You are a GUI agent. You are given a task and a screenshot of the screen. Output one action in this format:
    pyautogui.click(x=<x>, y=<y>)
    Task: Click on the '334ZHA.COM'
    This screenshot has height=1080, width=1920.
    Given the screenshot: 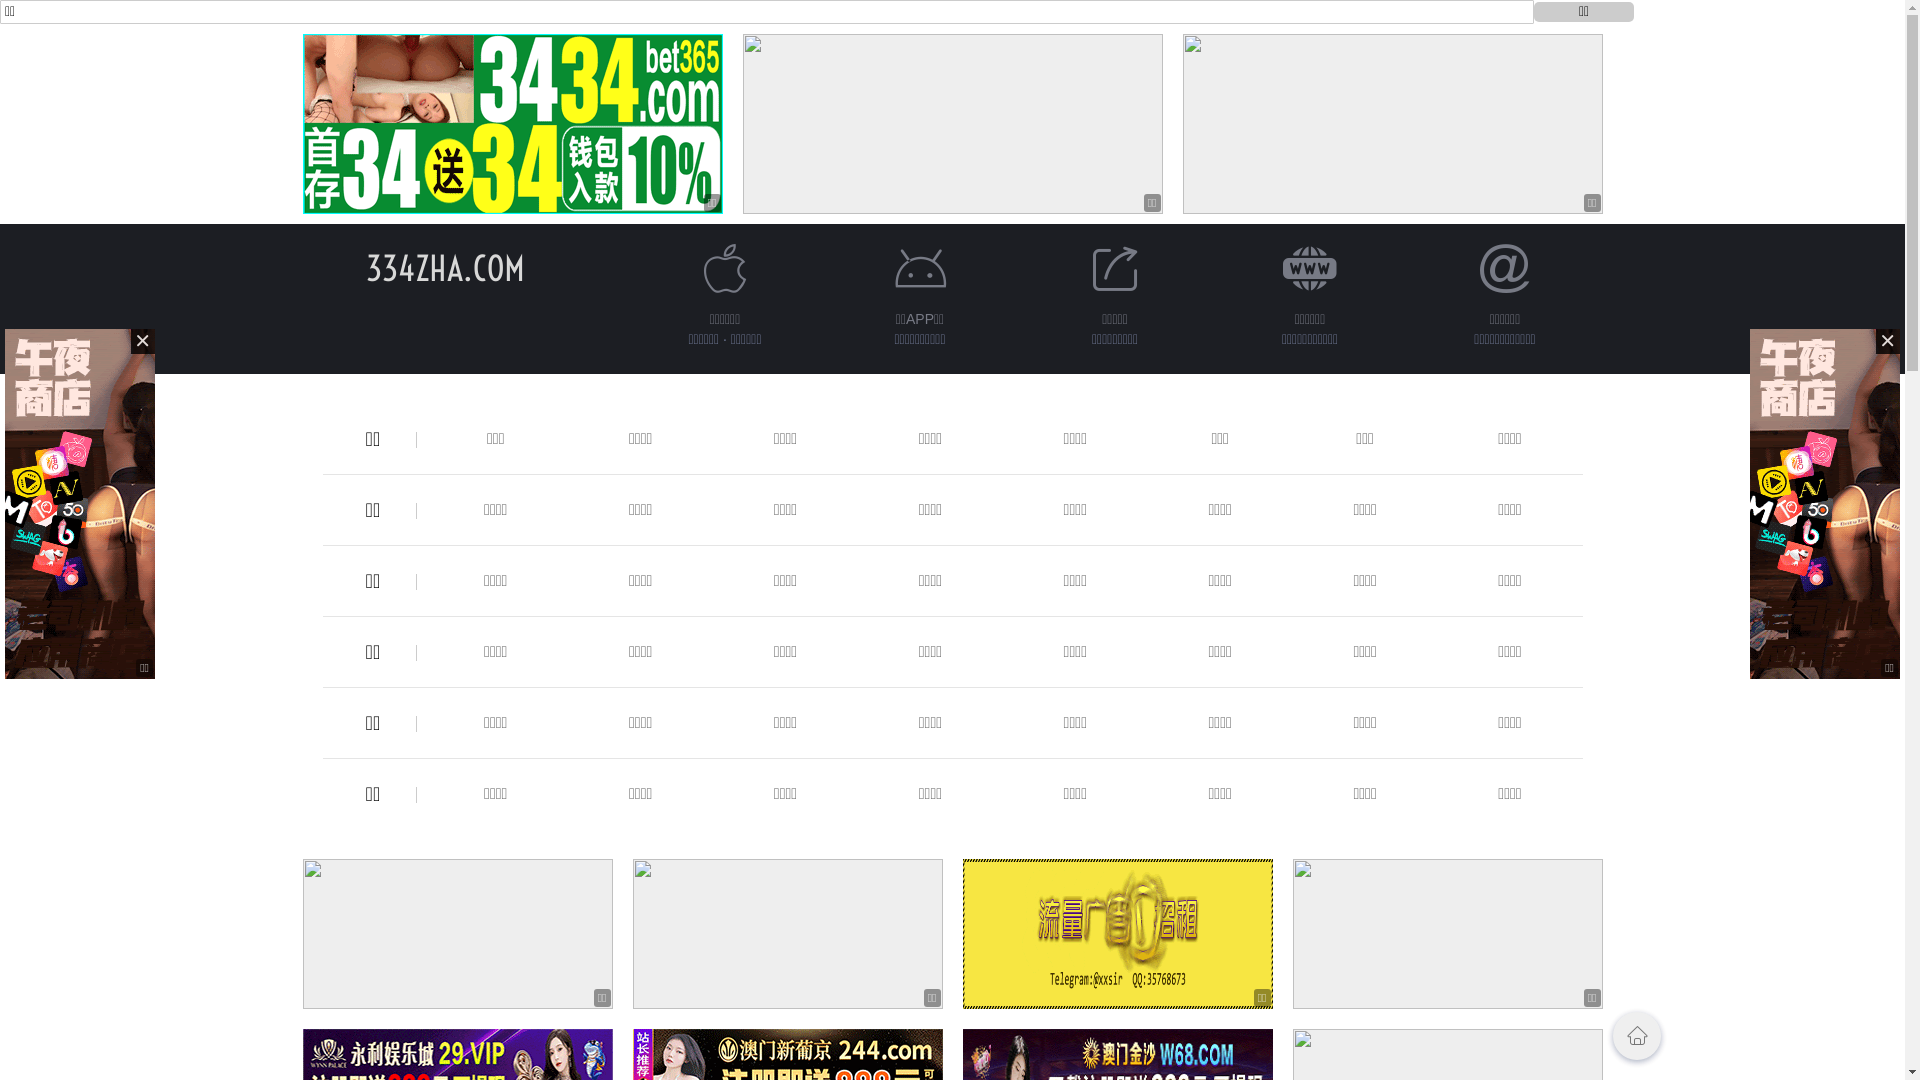 What is the action you would take?
    pyautogui.click(x=444, y=267)
    